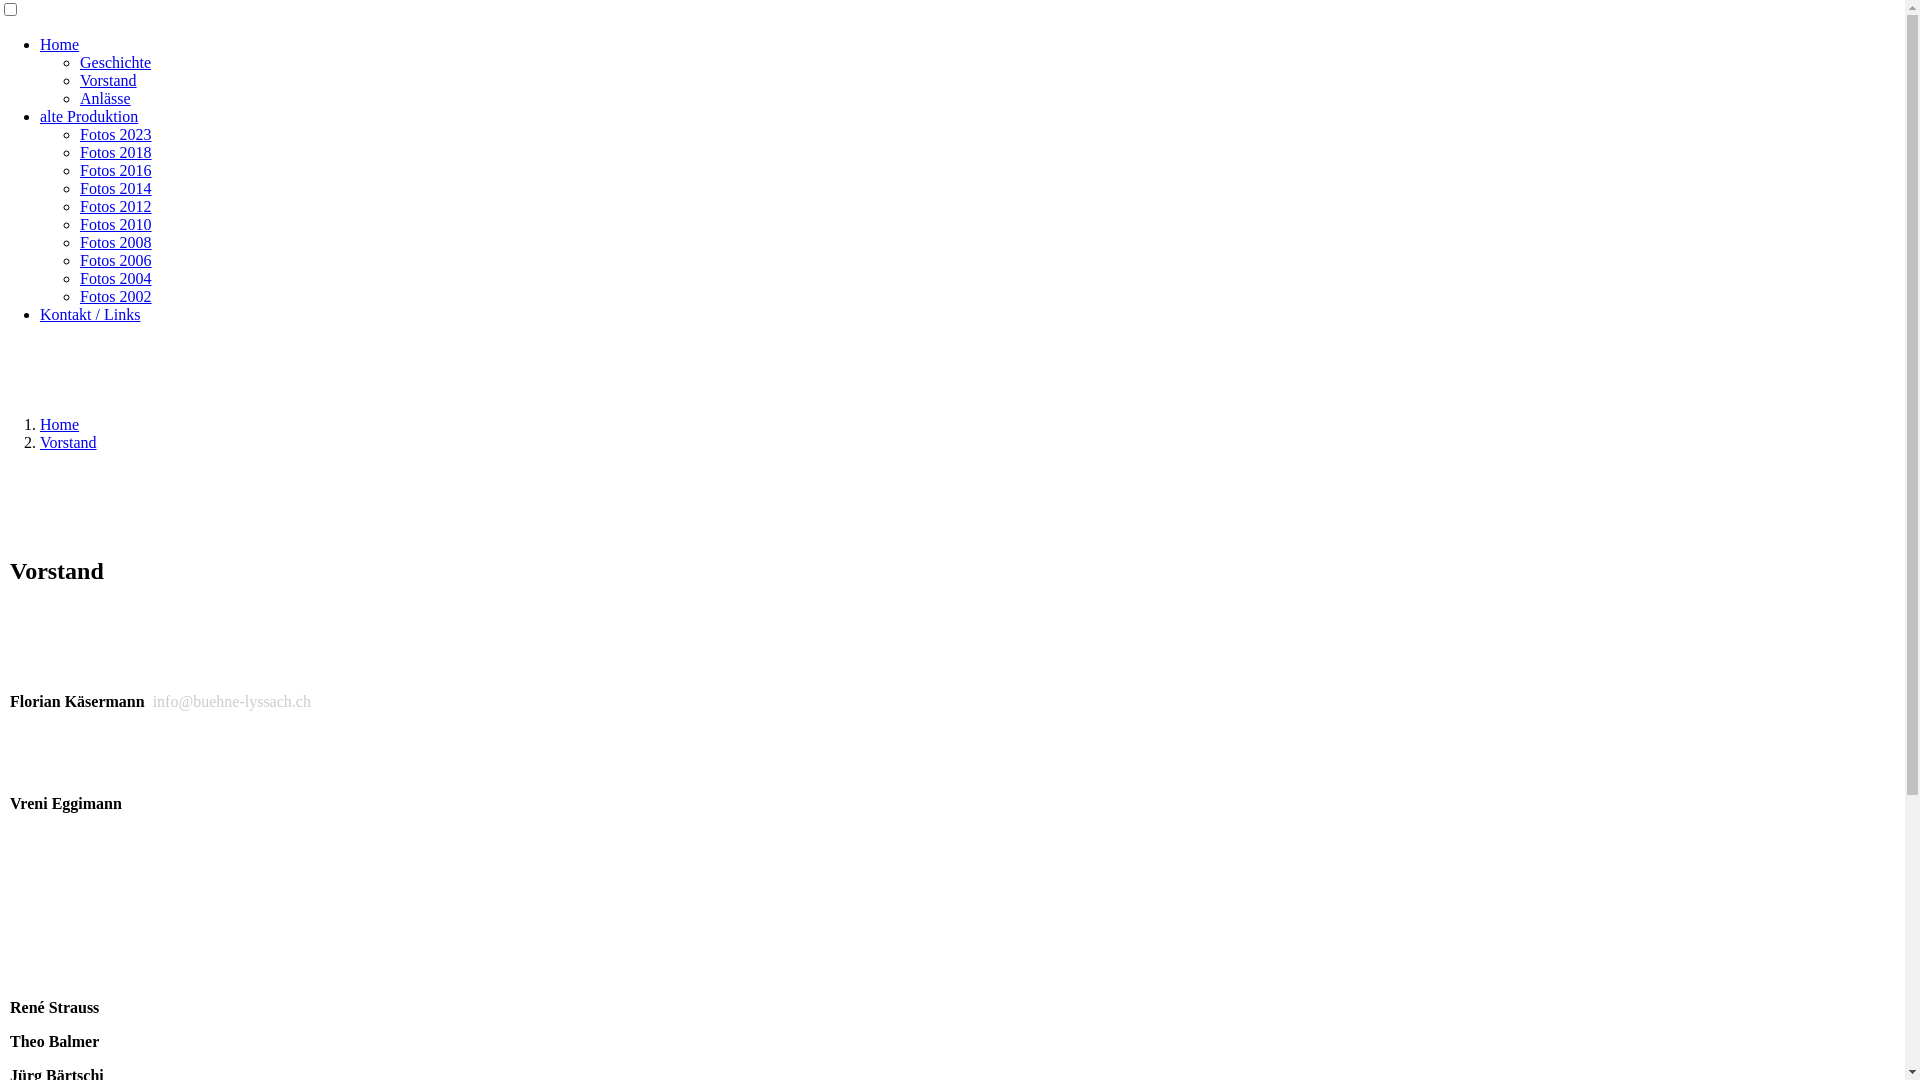 Image resolution: width=1920 pixels, height=1080 pixels. I want to click on 'Fotos 2006', so click(114, 259).